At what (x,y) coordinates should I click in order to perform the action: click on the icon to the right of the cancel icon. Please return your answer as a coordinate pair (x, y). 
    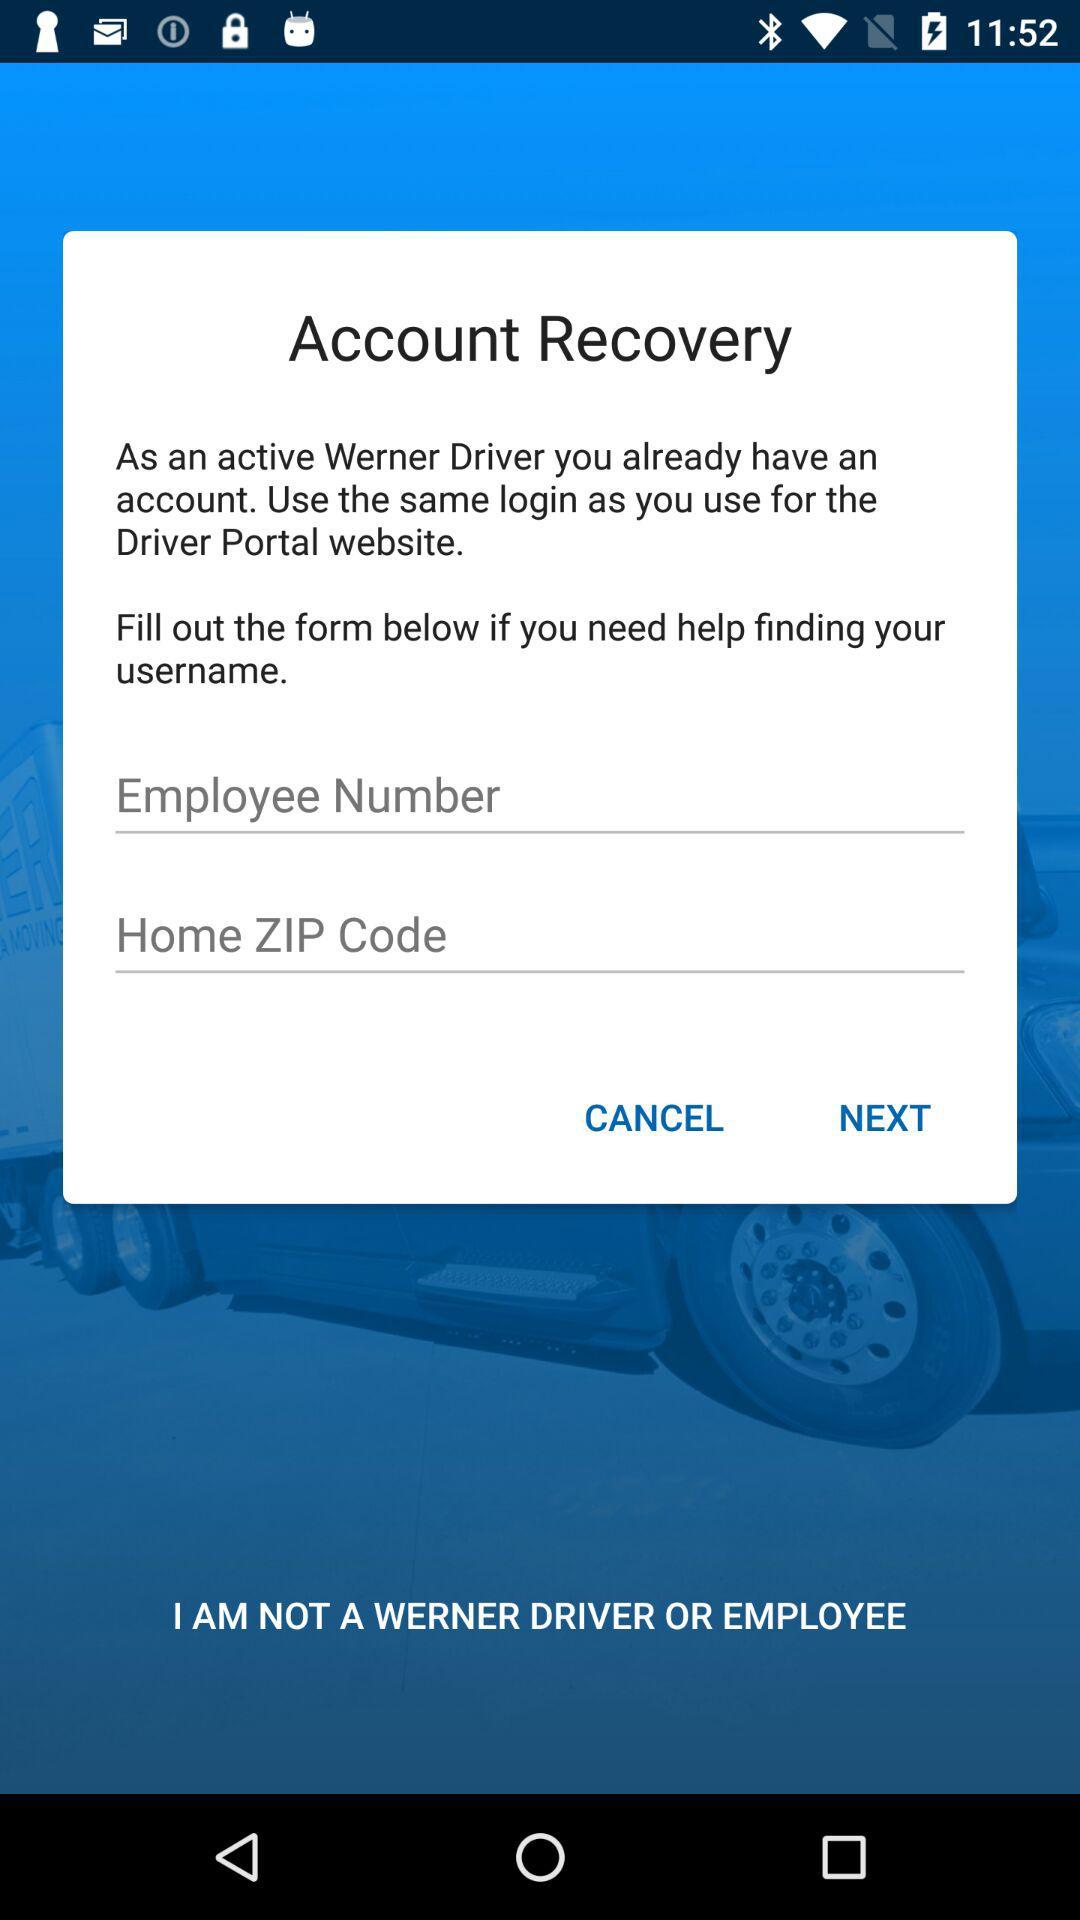
    Looking at the image, I should click on (883, 1118).